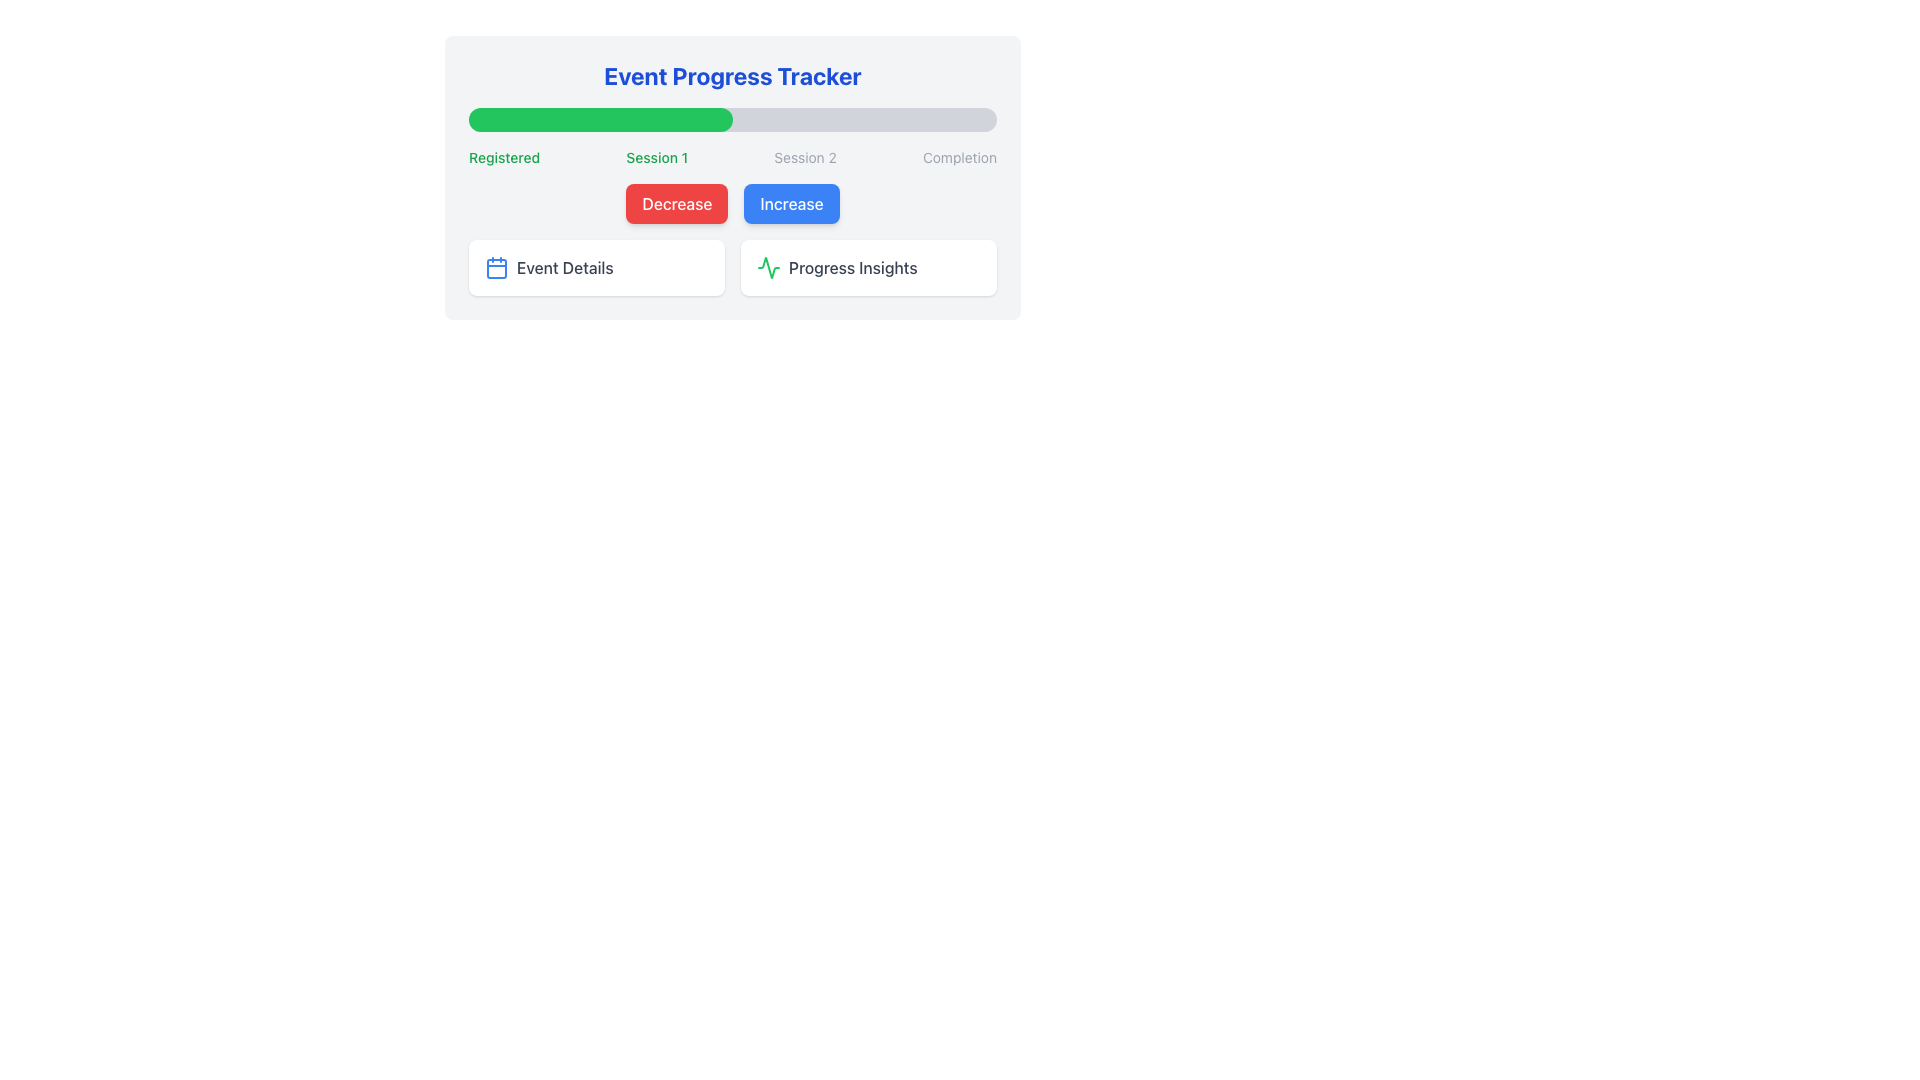  Describe the element at coordinates (791, 204) in the screenshot. I see `the 'Increase' button, which is a rectangular button with a bright blue background and white text, positioned to the right of the red 'Decrease' button` at that location.